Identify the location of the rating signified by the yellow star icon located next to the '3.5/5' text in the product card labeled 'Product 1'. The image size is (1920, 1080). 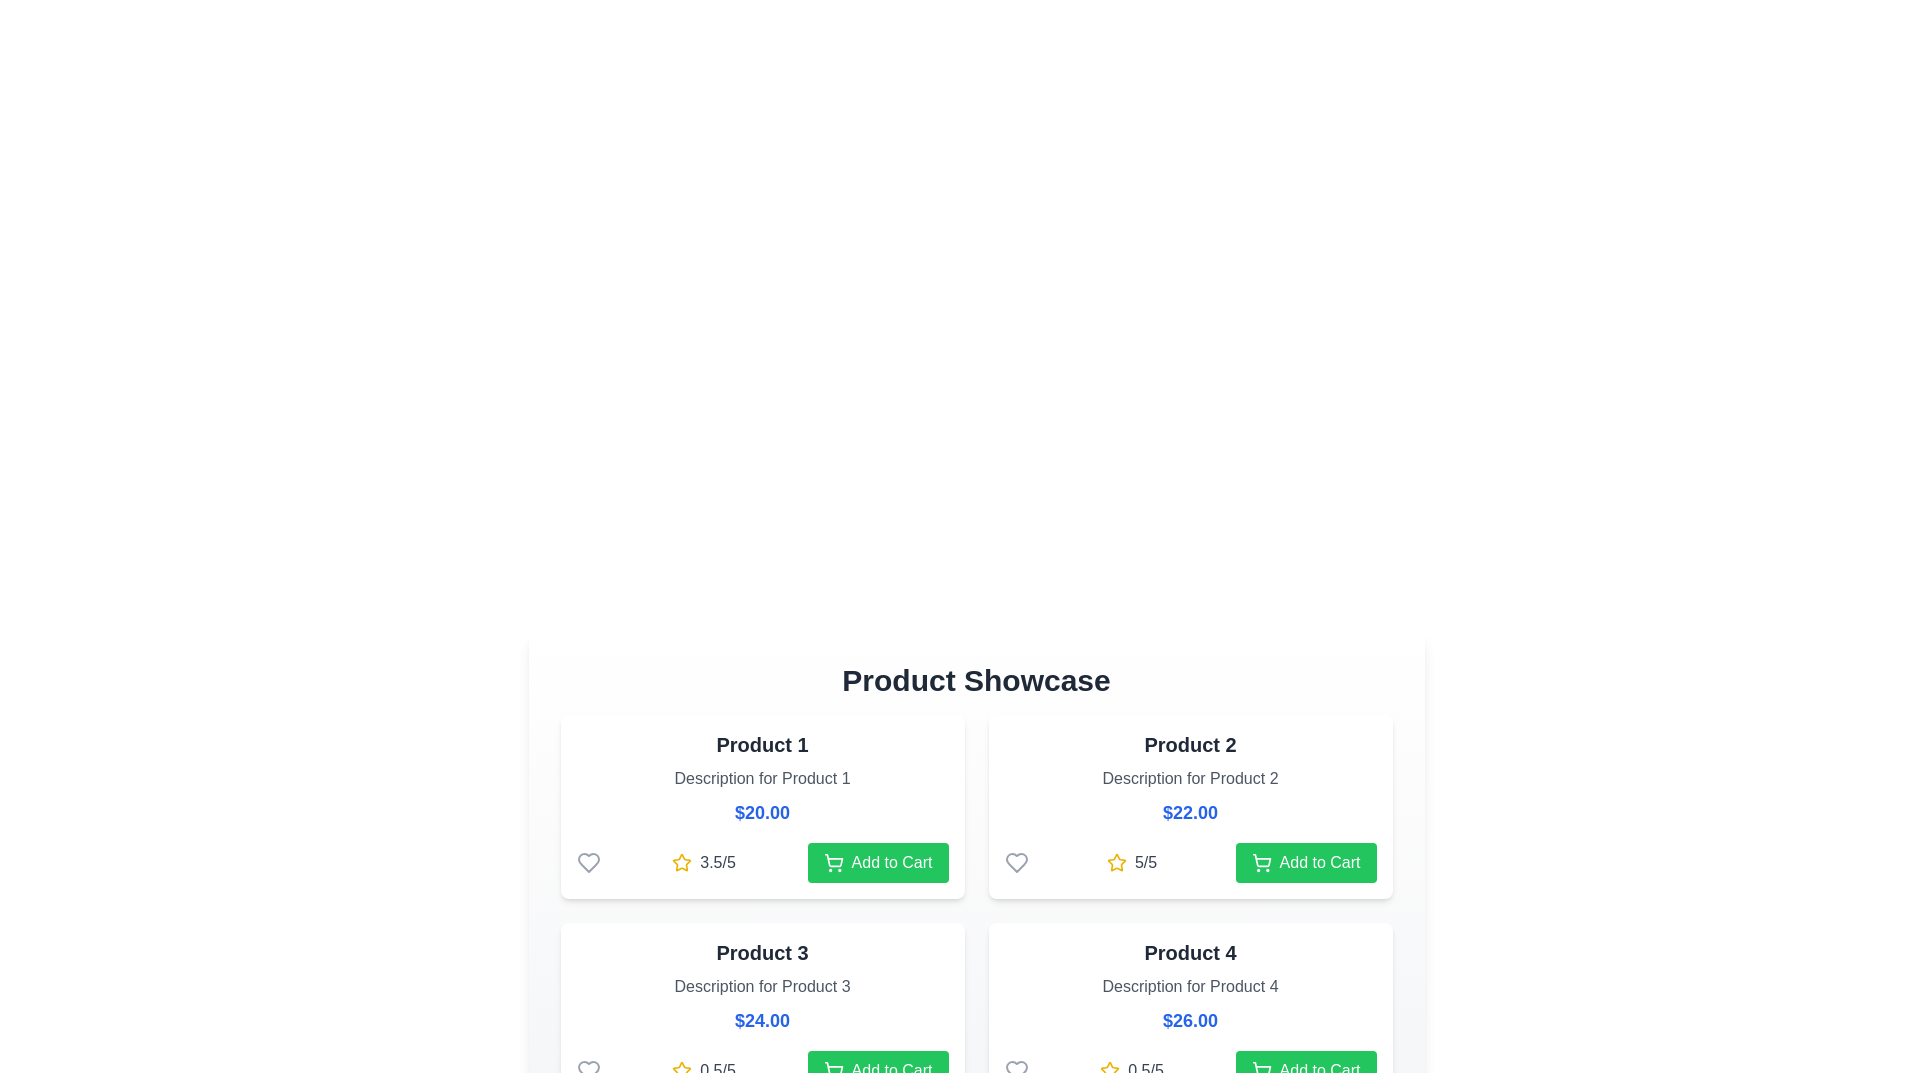
(682, 862).